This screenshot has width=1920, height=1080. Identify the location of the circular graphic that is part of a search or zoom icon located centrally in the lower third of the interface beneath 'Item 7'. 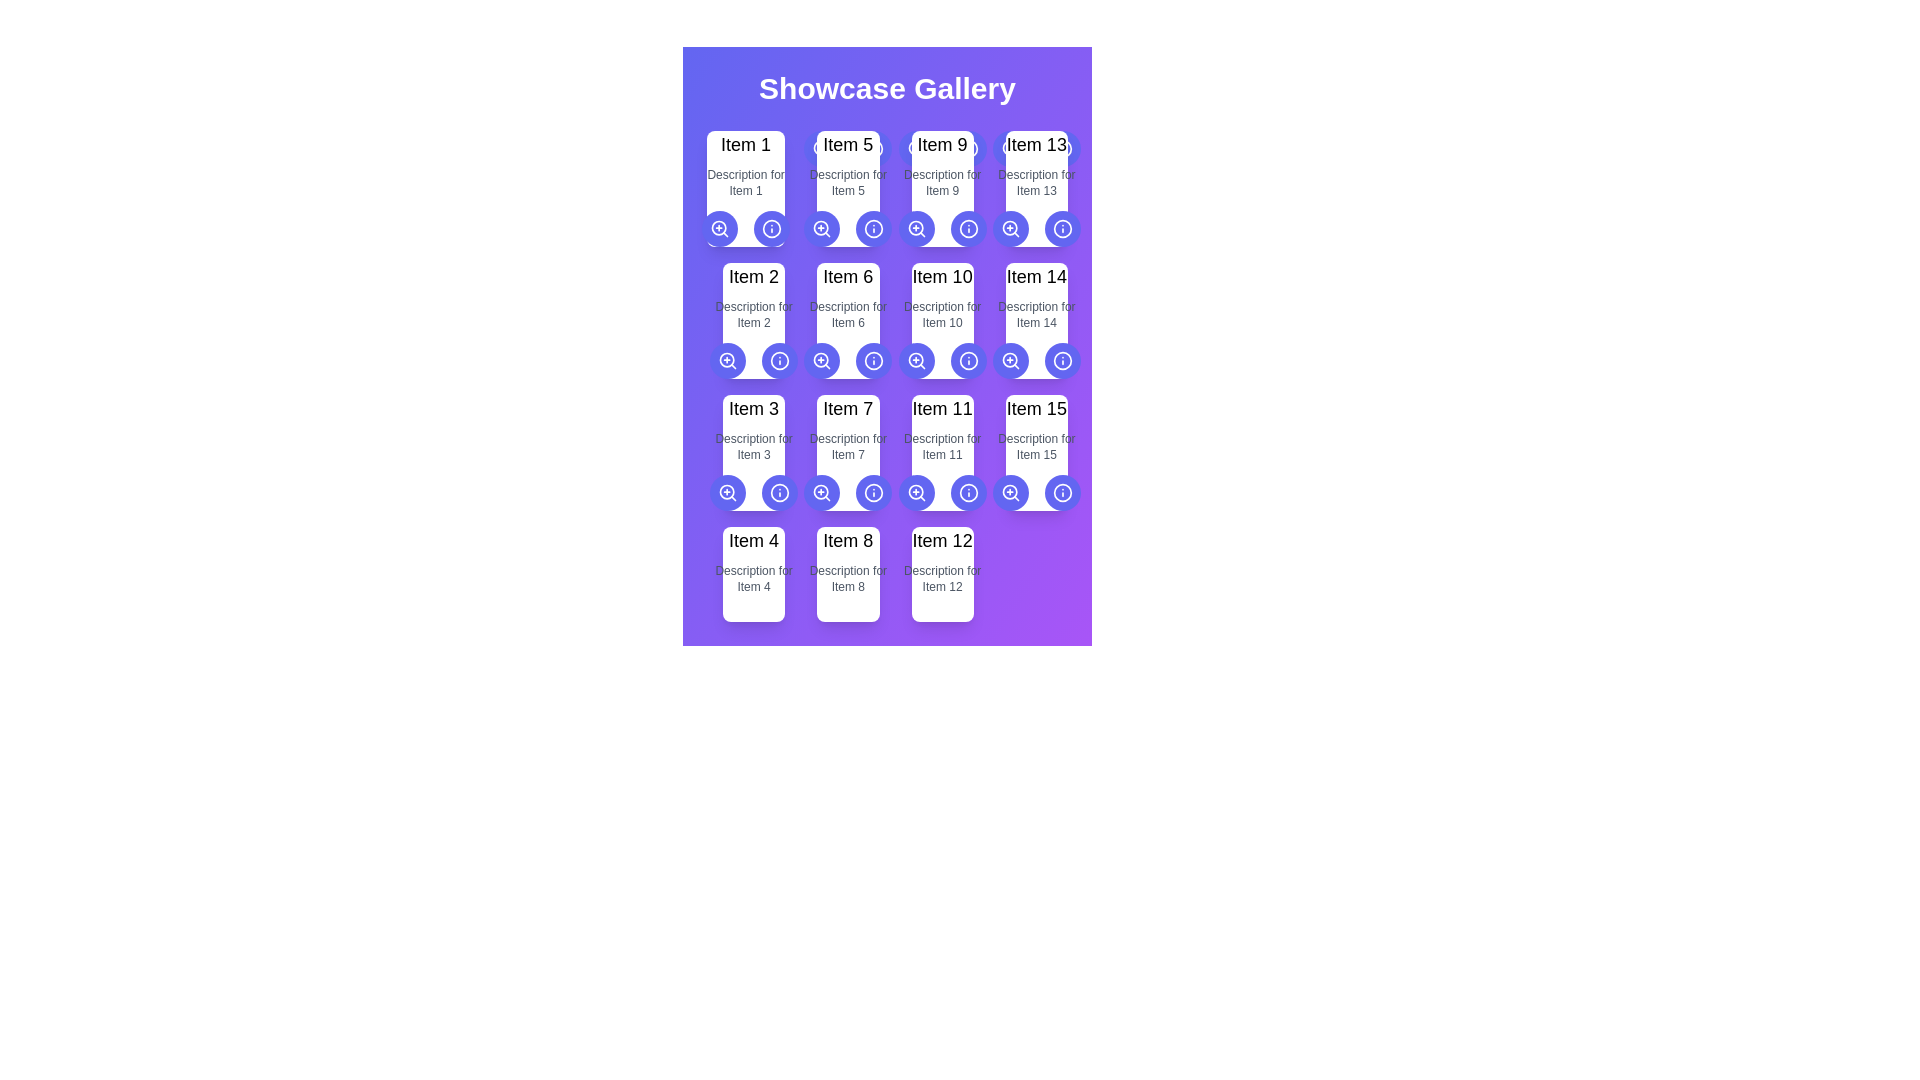
(821, 492).